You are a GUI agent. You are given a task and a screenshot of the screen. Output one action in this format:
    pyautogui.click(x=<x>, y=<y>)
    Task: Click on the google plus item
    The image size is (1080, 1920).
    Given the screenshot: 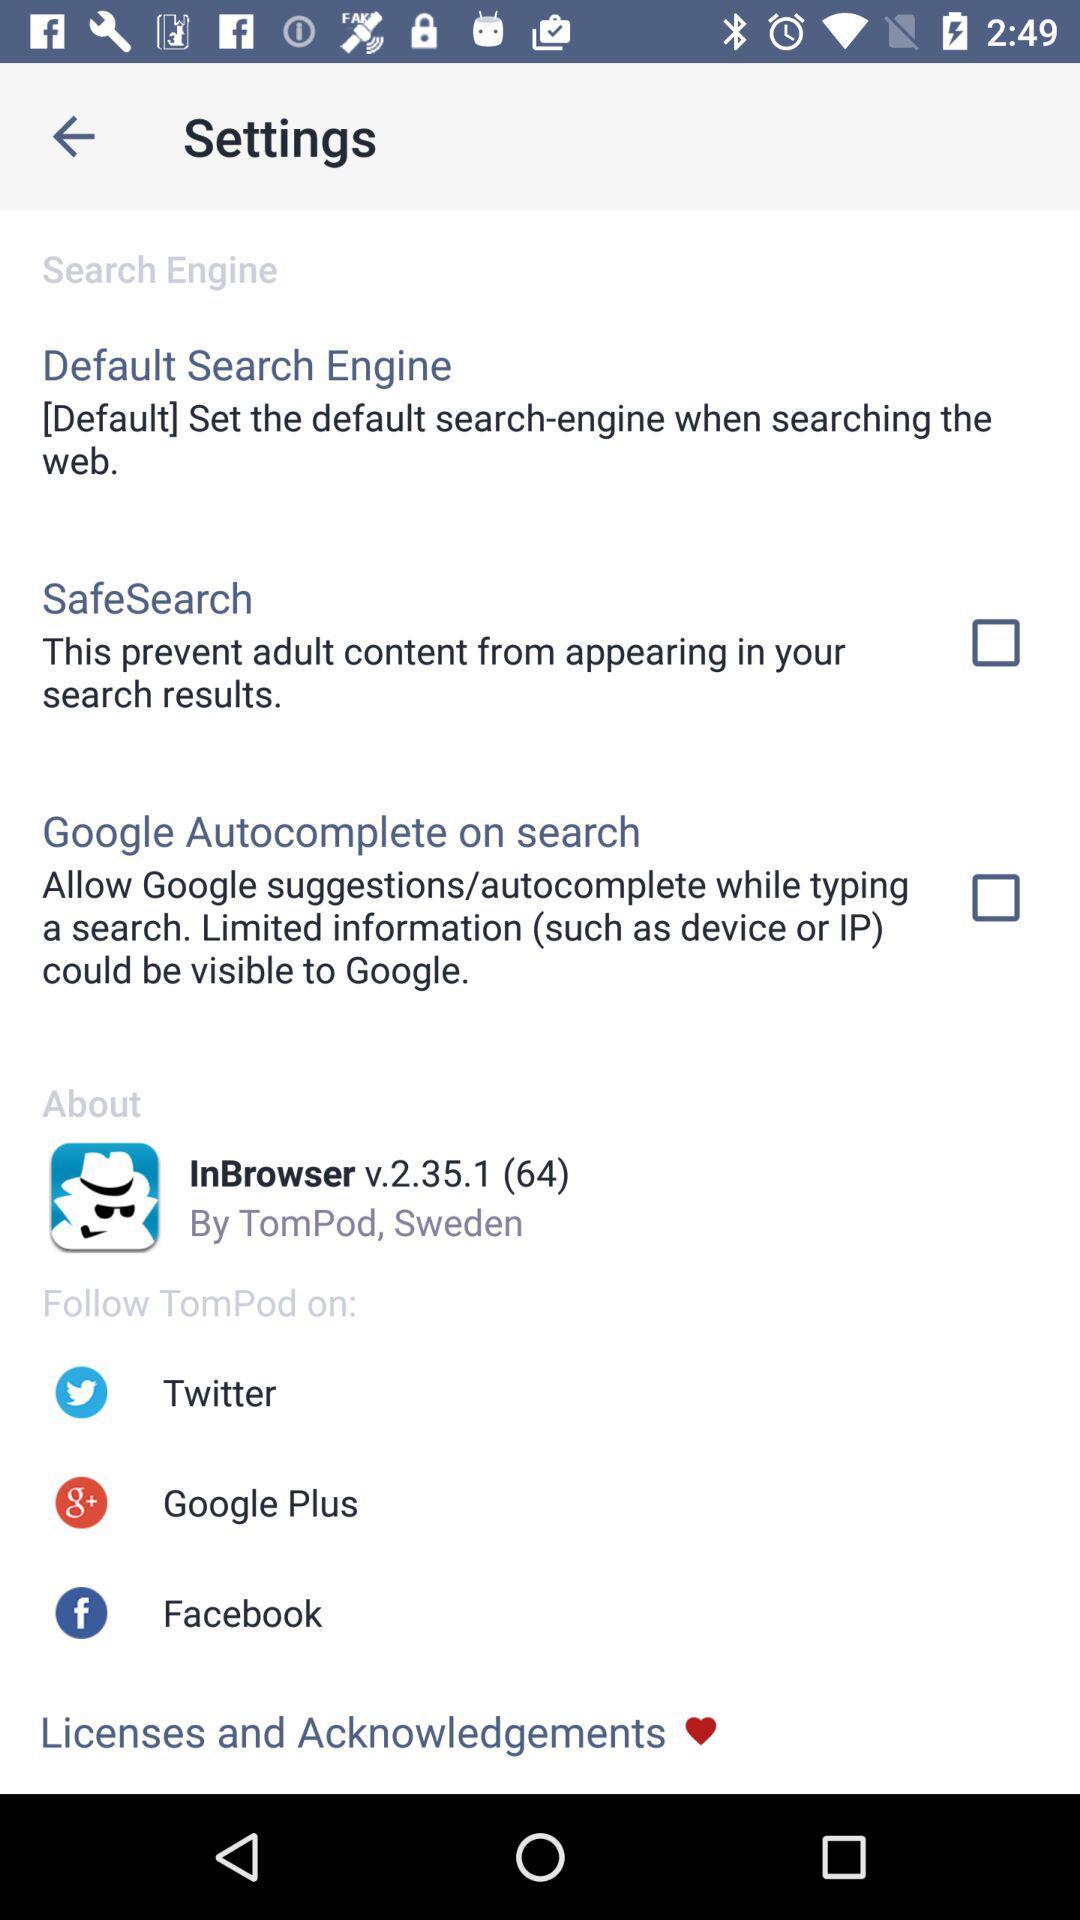 What is the action you would take?
    pyautogui.click(x=259, y=1502)
    